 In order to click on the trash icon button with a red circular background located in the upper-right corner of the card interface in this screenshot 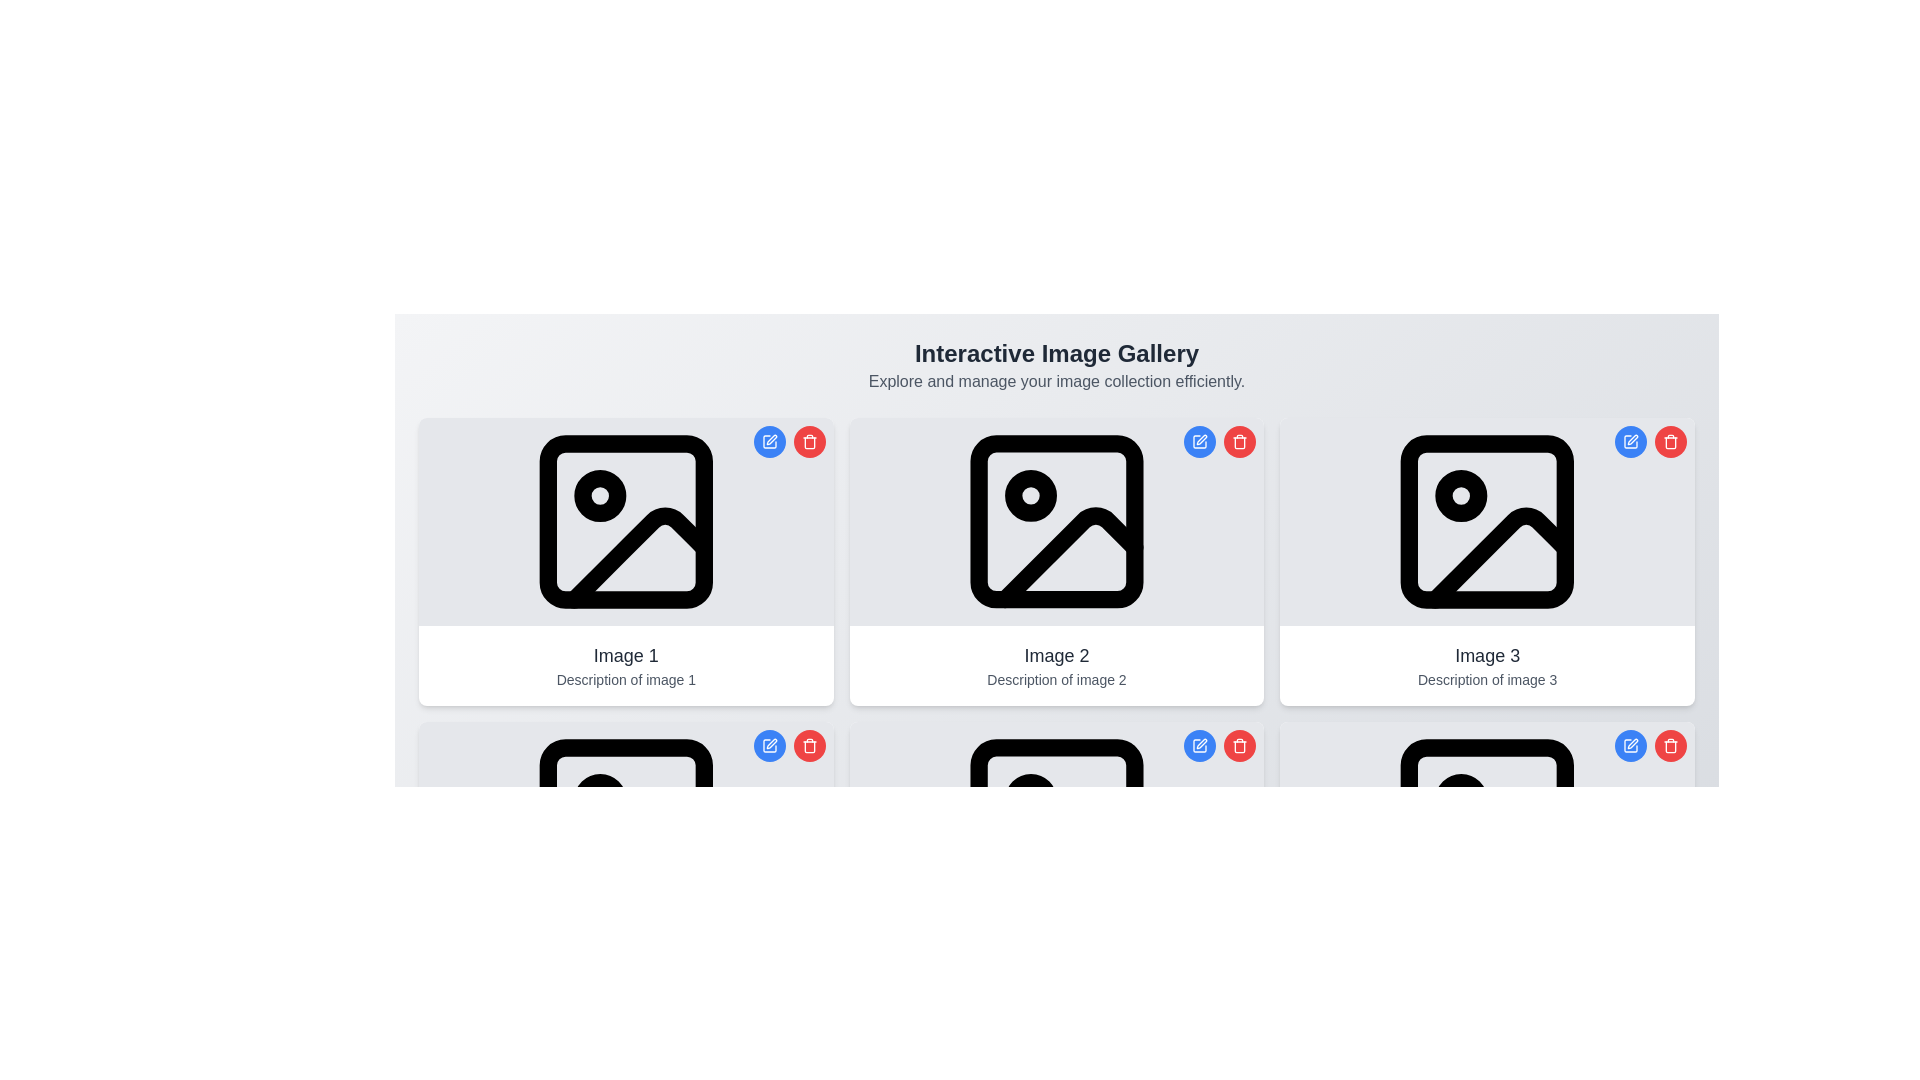, I will do `click(1239, 441)`.